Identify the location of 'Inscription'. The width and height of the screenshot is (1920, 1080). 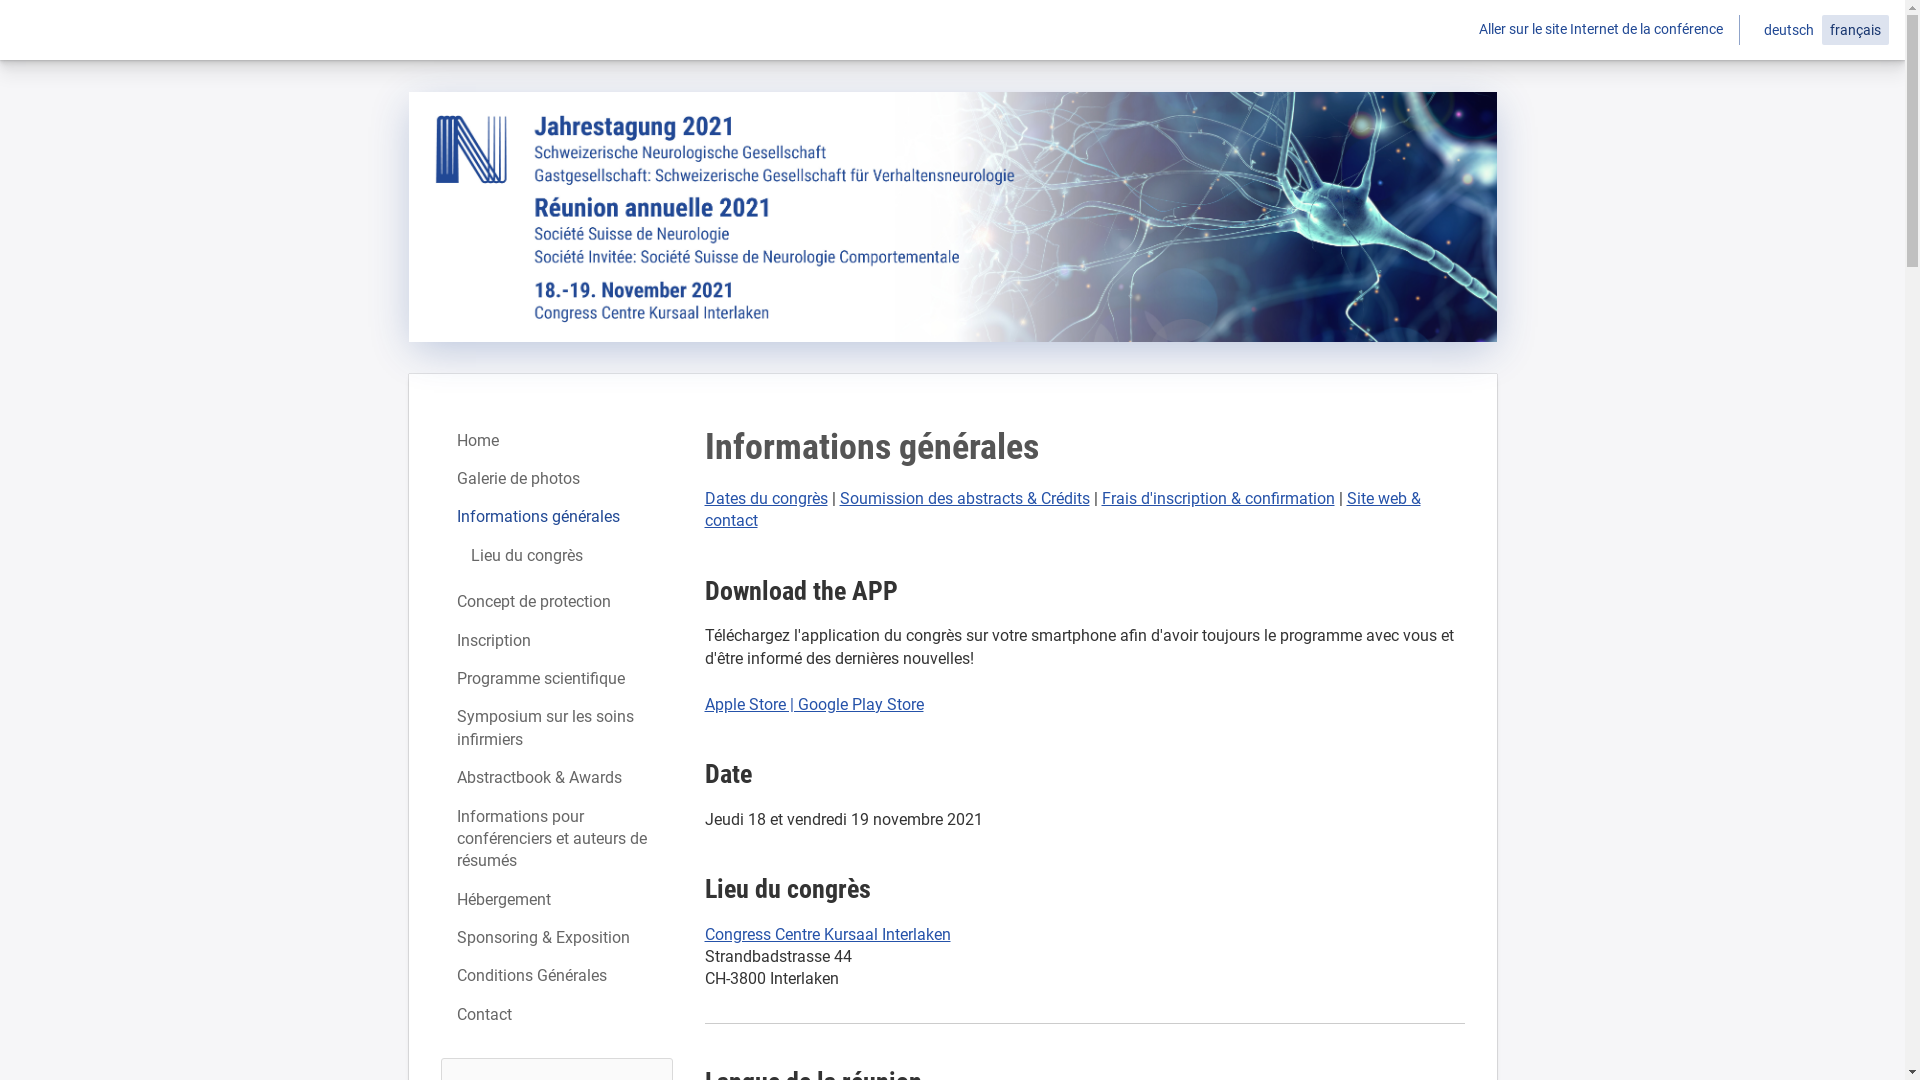
(556, 640).